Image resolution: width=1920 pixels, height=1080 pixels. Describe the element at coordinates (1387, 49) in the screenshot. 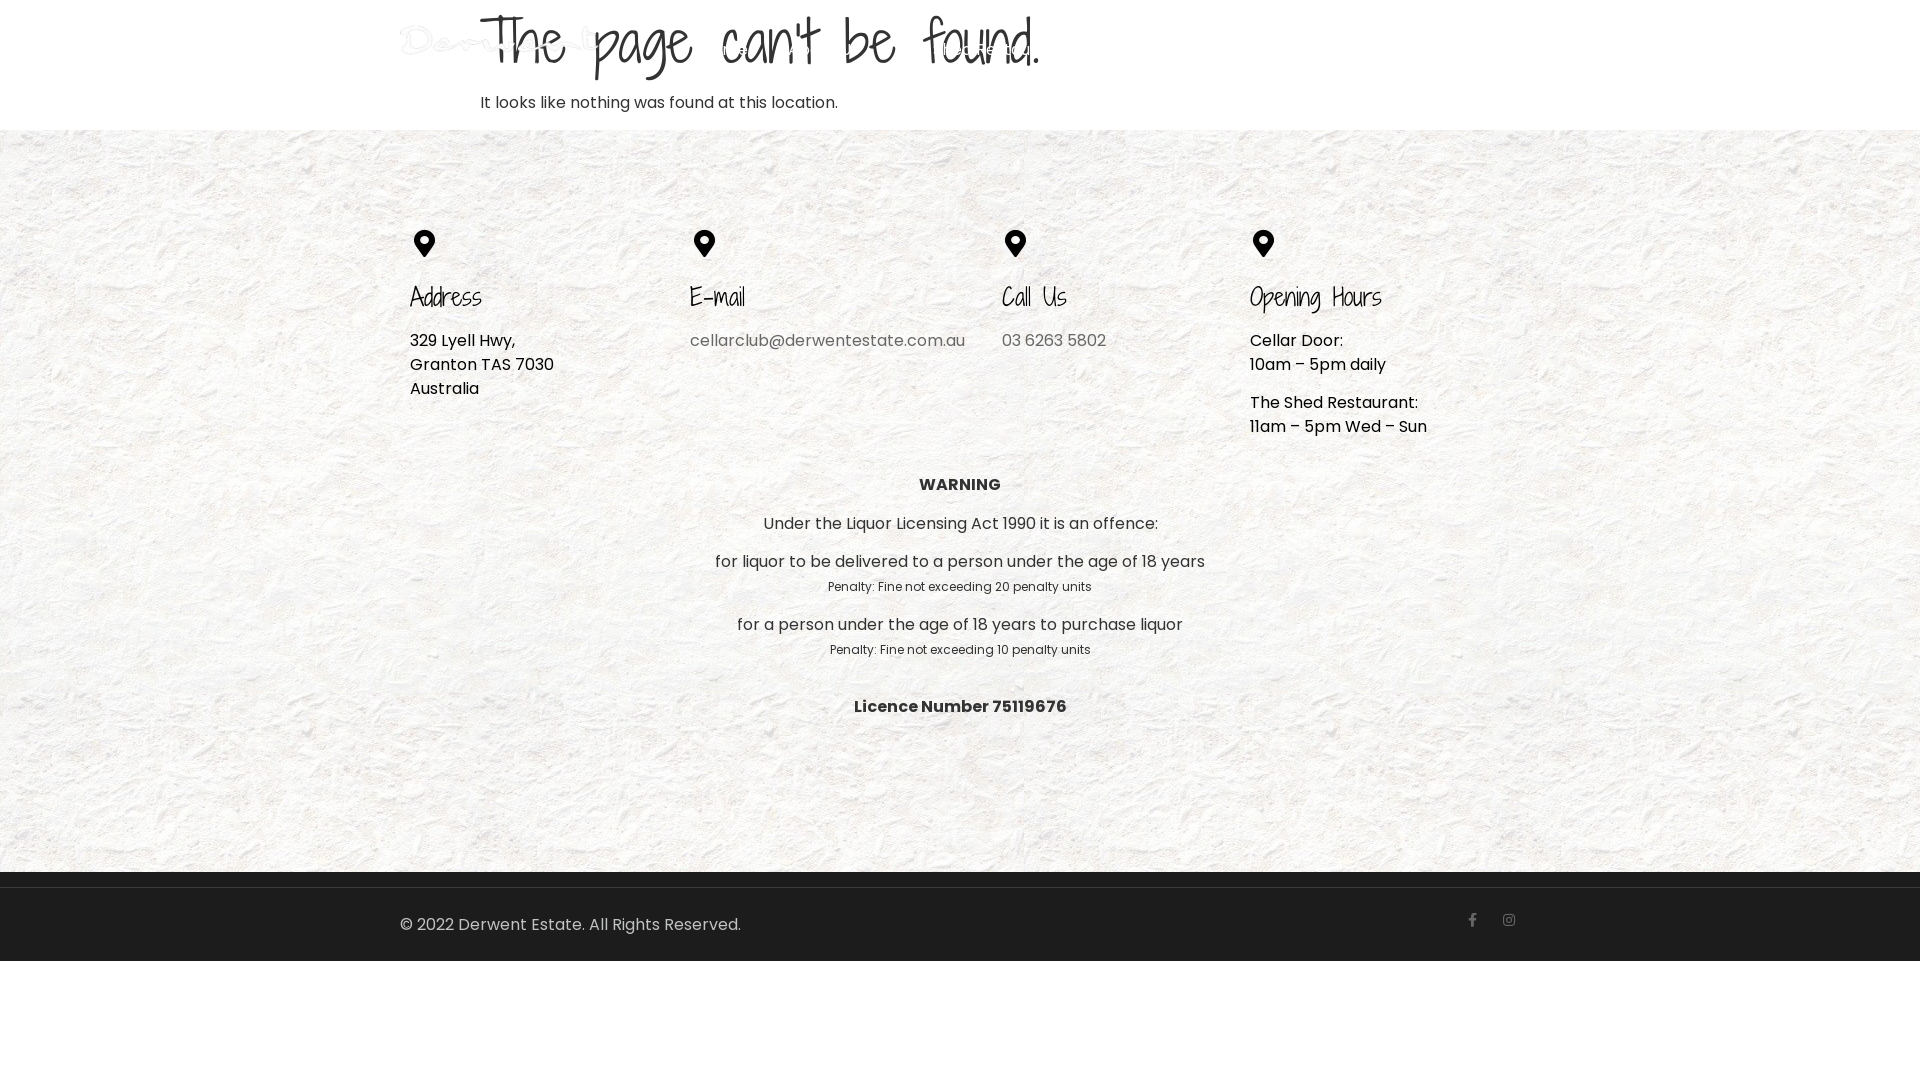

I see `'Cart'` at that location.